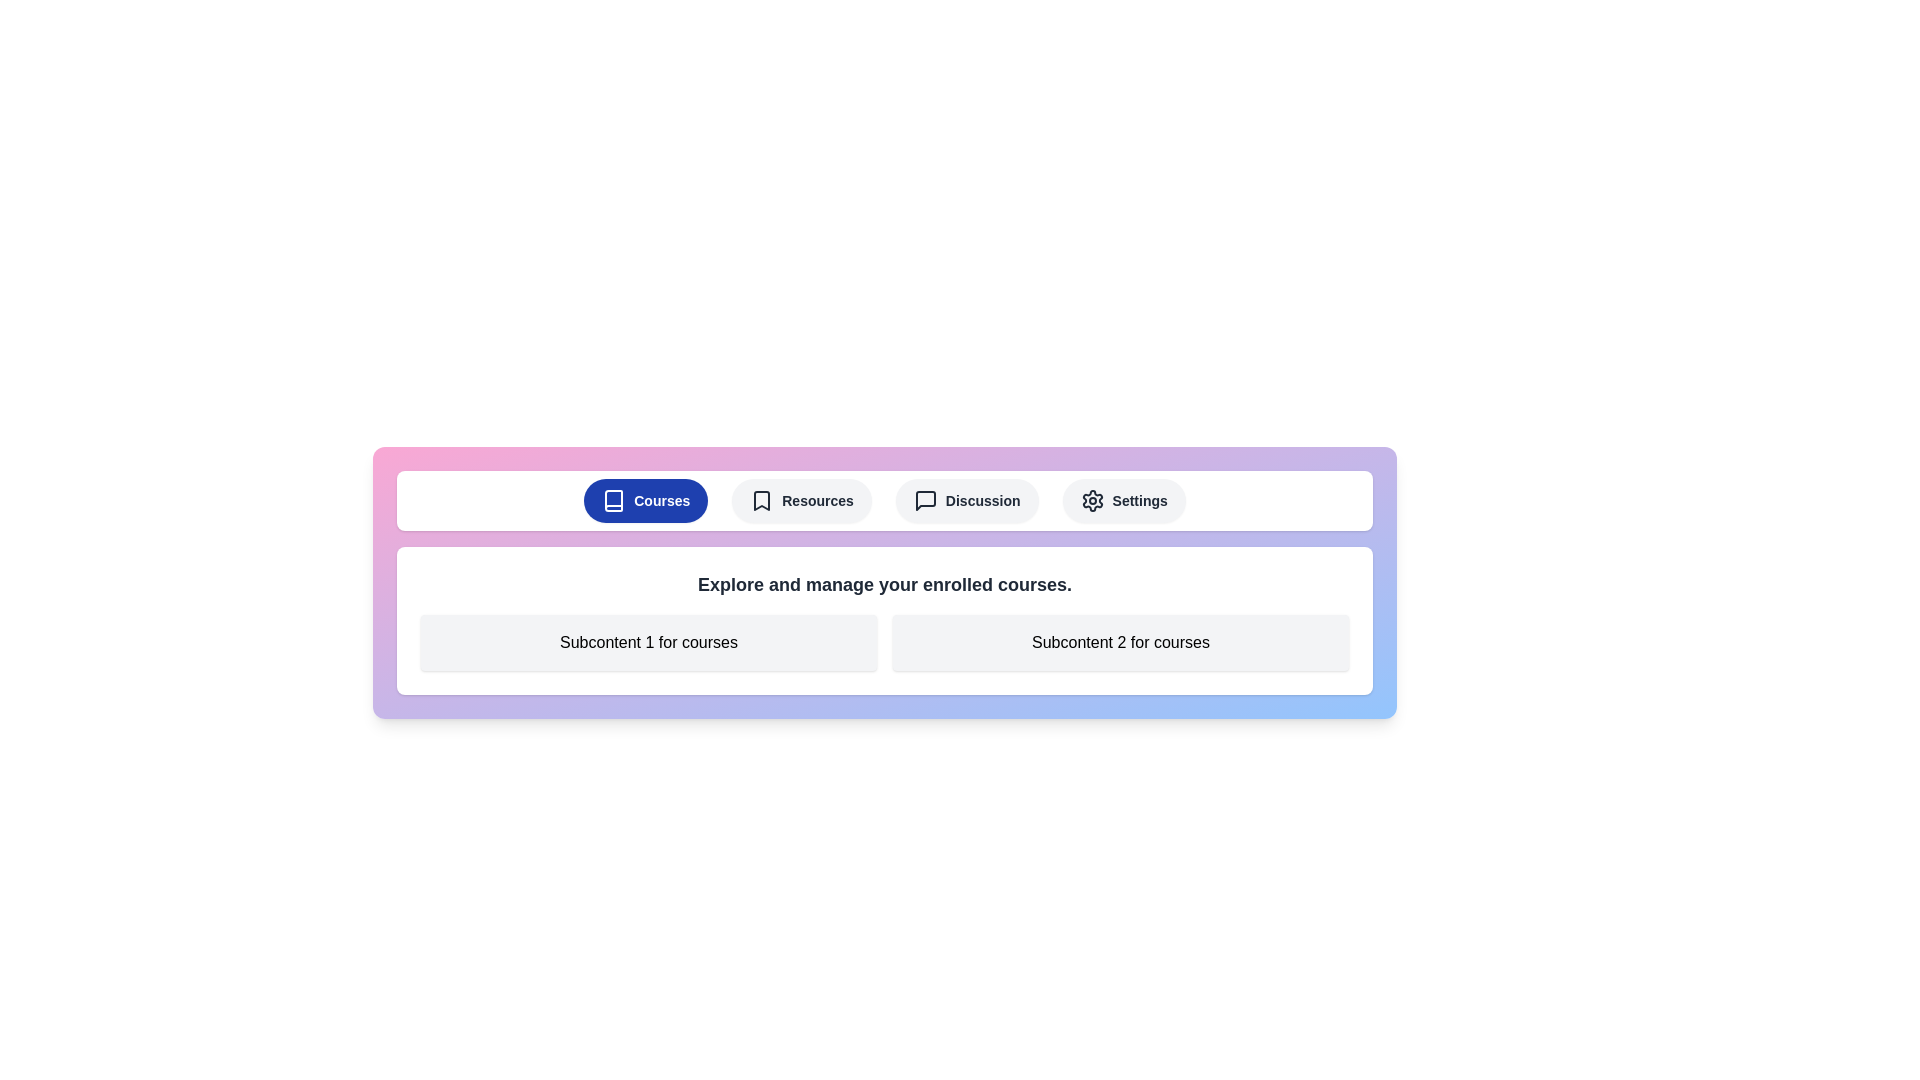 The height and width of the screenshot is (1080, 1920). Describe the element at coordinates (1091, 500) in the screenshot. I see `the settings menu icon located in the top-right side of the interface` at that location.